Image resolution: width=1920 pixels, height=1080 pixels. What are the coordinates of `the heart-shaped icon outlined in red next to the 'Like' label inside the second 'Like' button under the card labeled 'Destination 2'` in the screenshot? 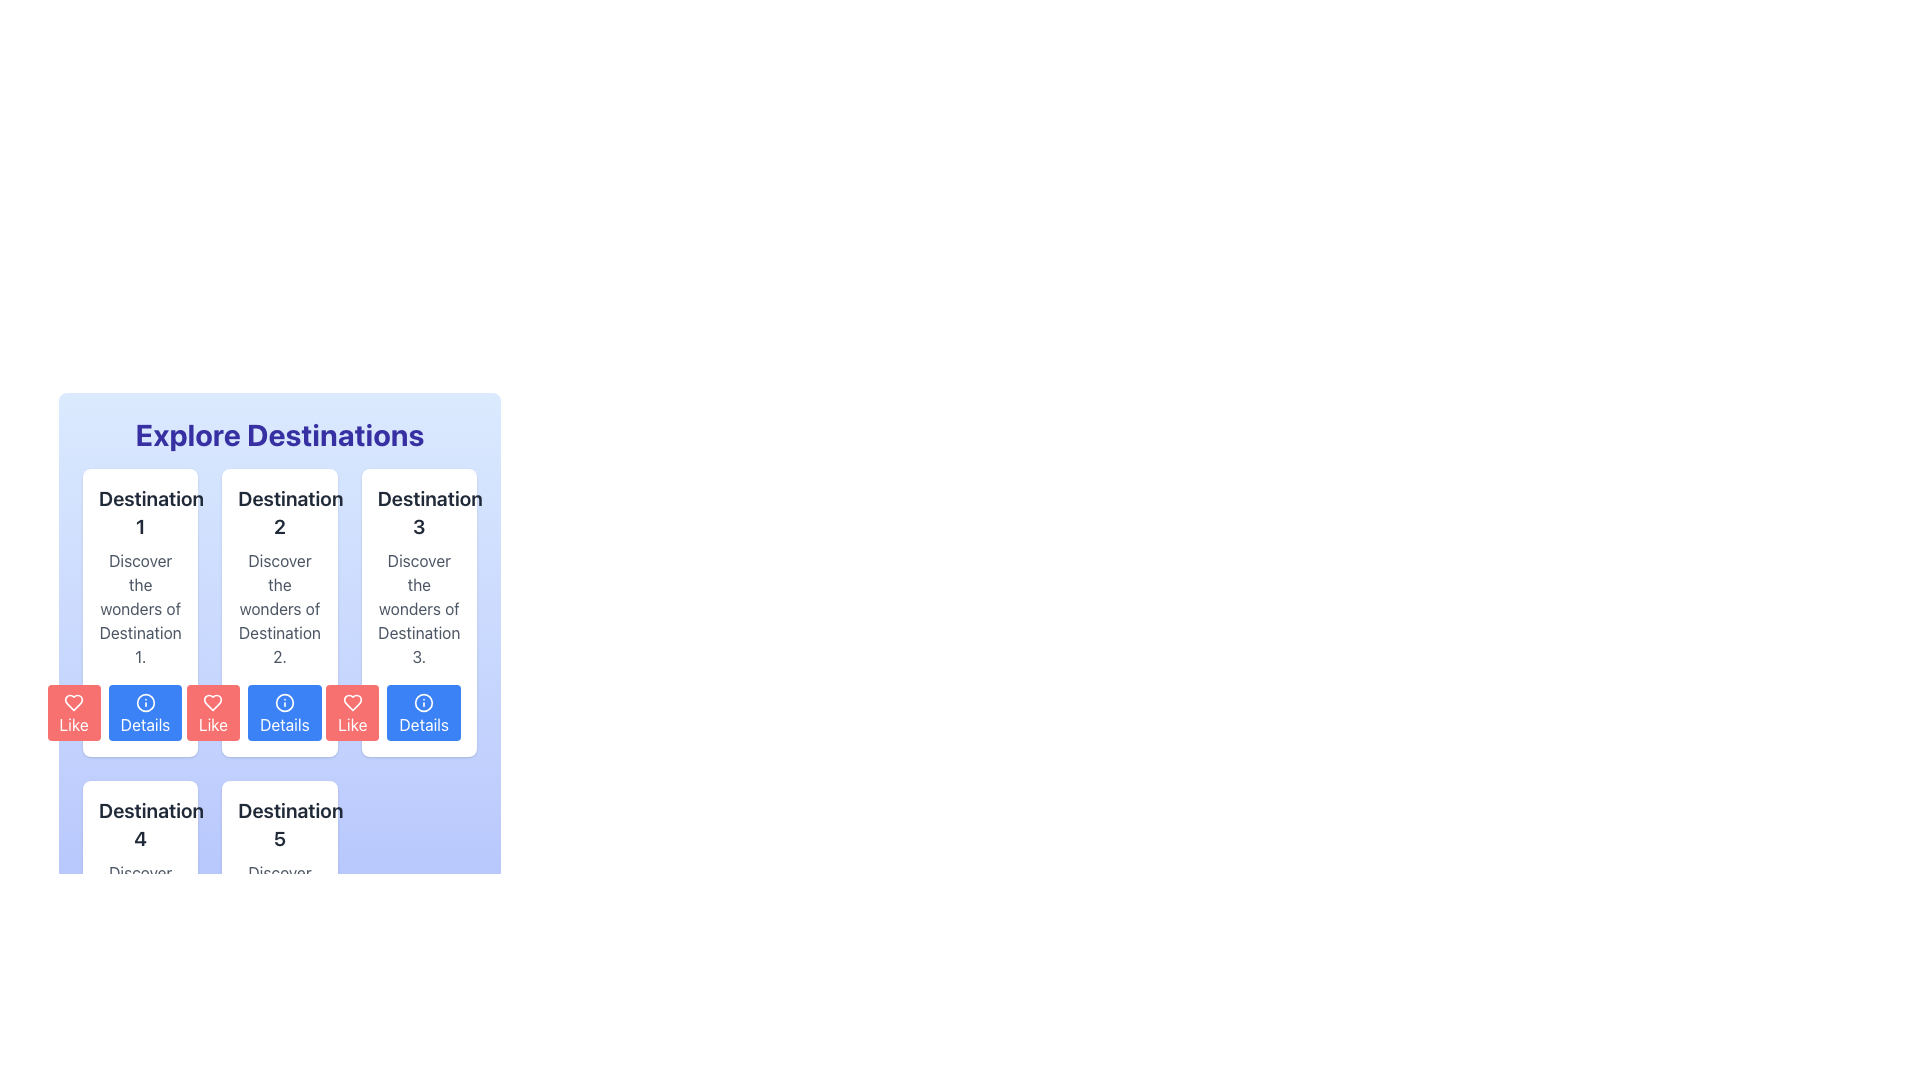 It's located at (213, 701).